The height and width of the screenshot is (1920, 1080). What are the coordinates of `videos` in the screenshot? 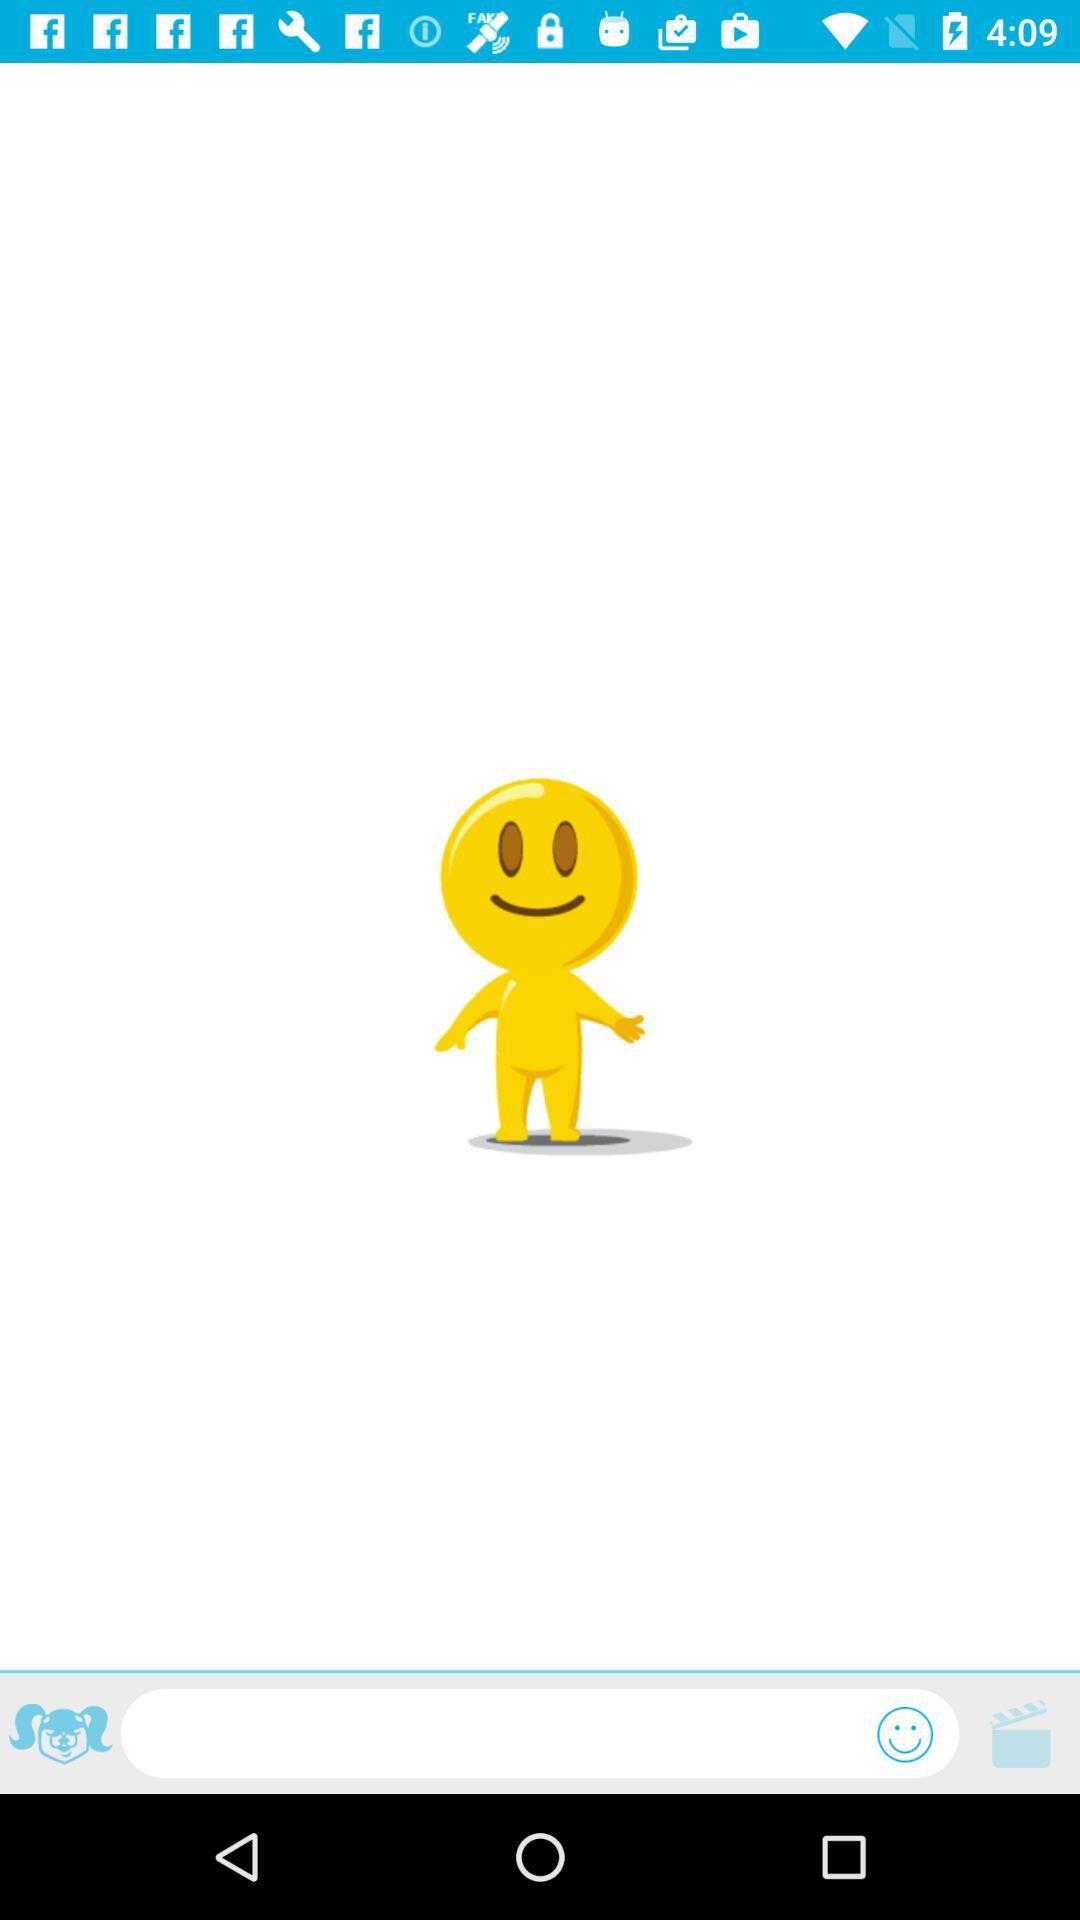 It's located at (1019, 1732).